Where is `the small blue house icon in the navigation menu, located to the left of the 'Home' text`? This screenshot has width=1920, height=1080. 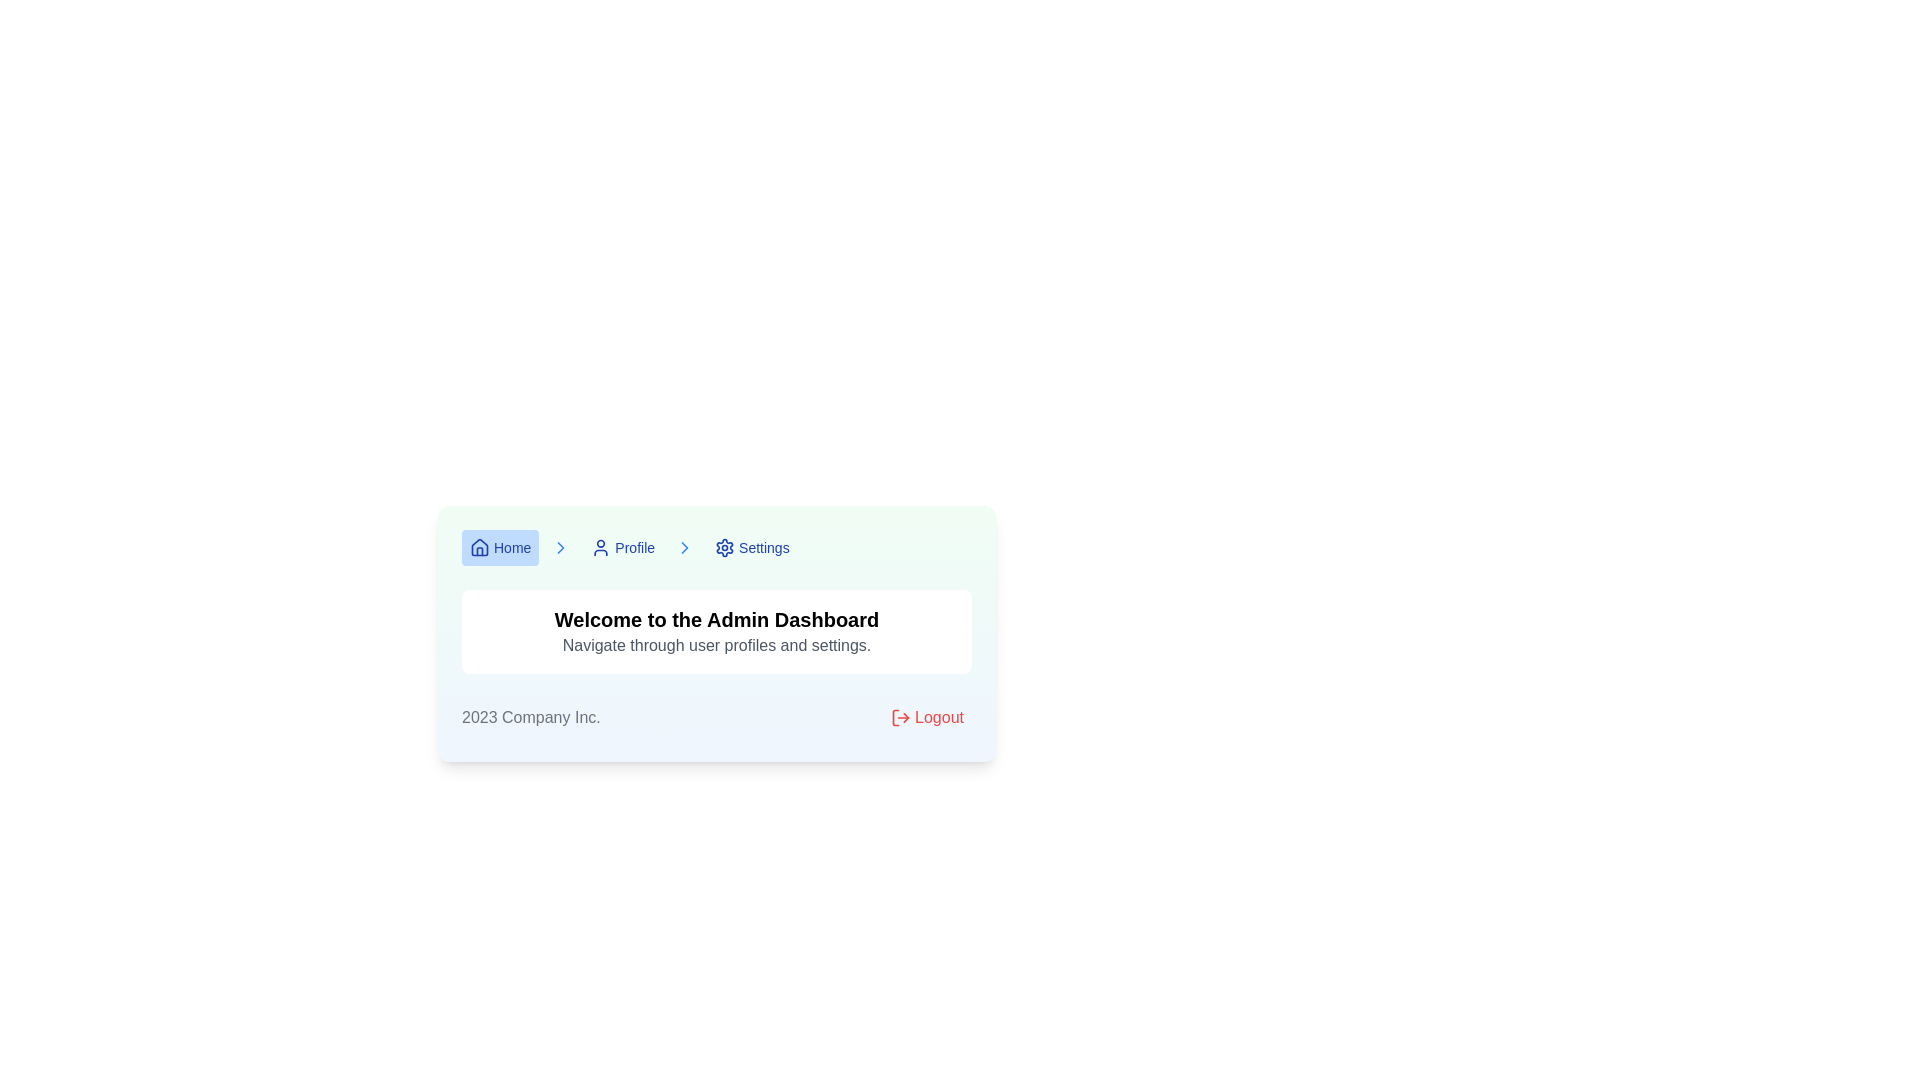 the small blue house icon in the navigation menu, located to the left of the 'Home' text is located at coordinates (480, 547).